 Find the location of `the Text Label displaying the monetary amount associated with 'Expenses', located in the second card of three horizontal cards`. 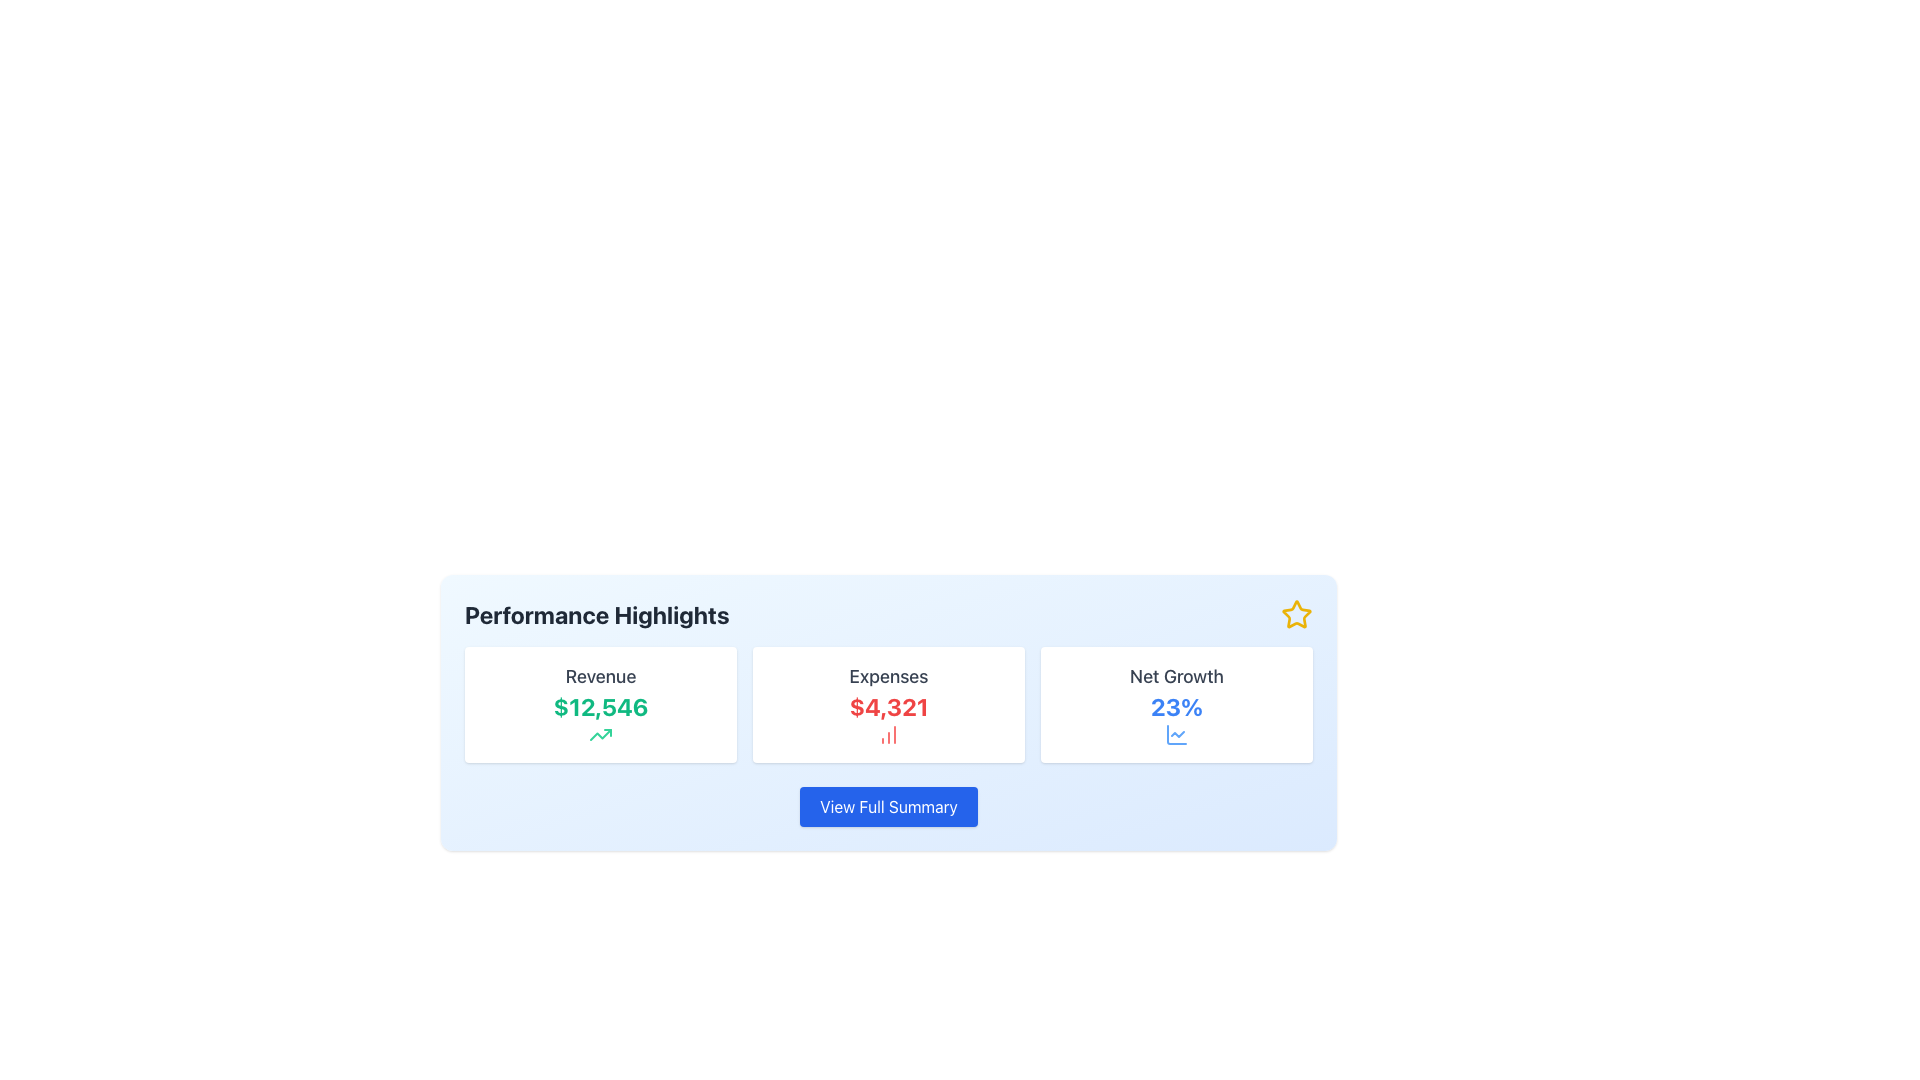

the Text Label displaying the monetary amount associated with 'Expenses', located in the second card of three horizontal cards is located at coordinates (887, 705).